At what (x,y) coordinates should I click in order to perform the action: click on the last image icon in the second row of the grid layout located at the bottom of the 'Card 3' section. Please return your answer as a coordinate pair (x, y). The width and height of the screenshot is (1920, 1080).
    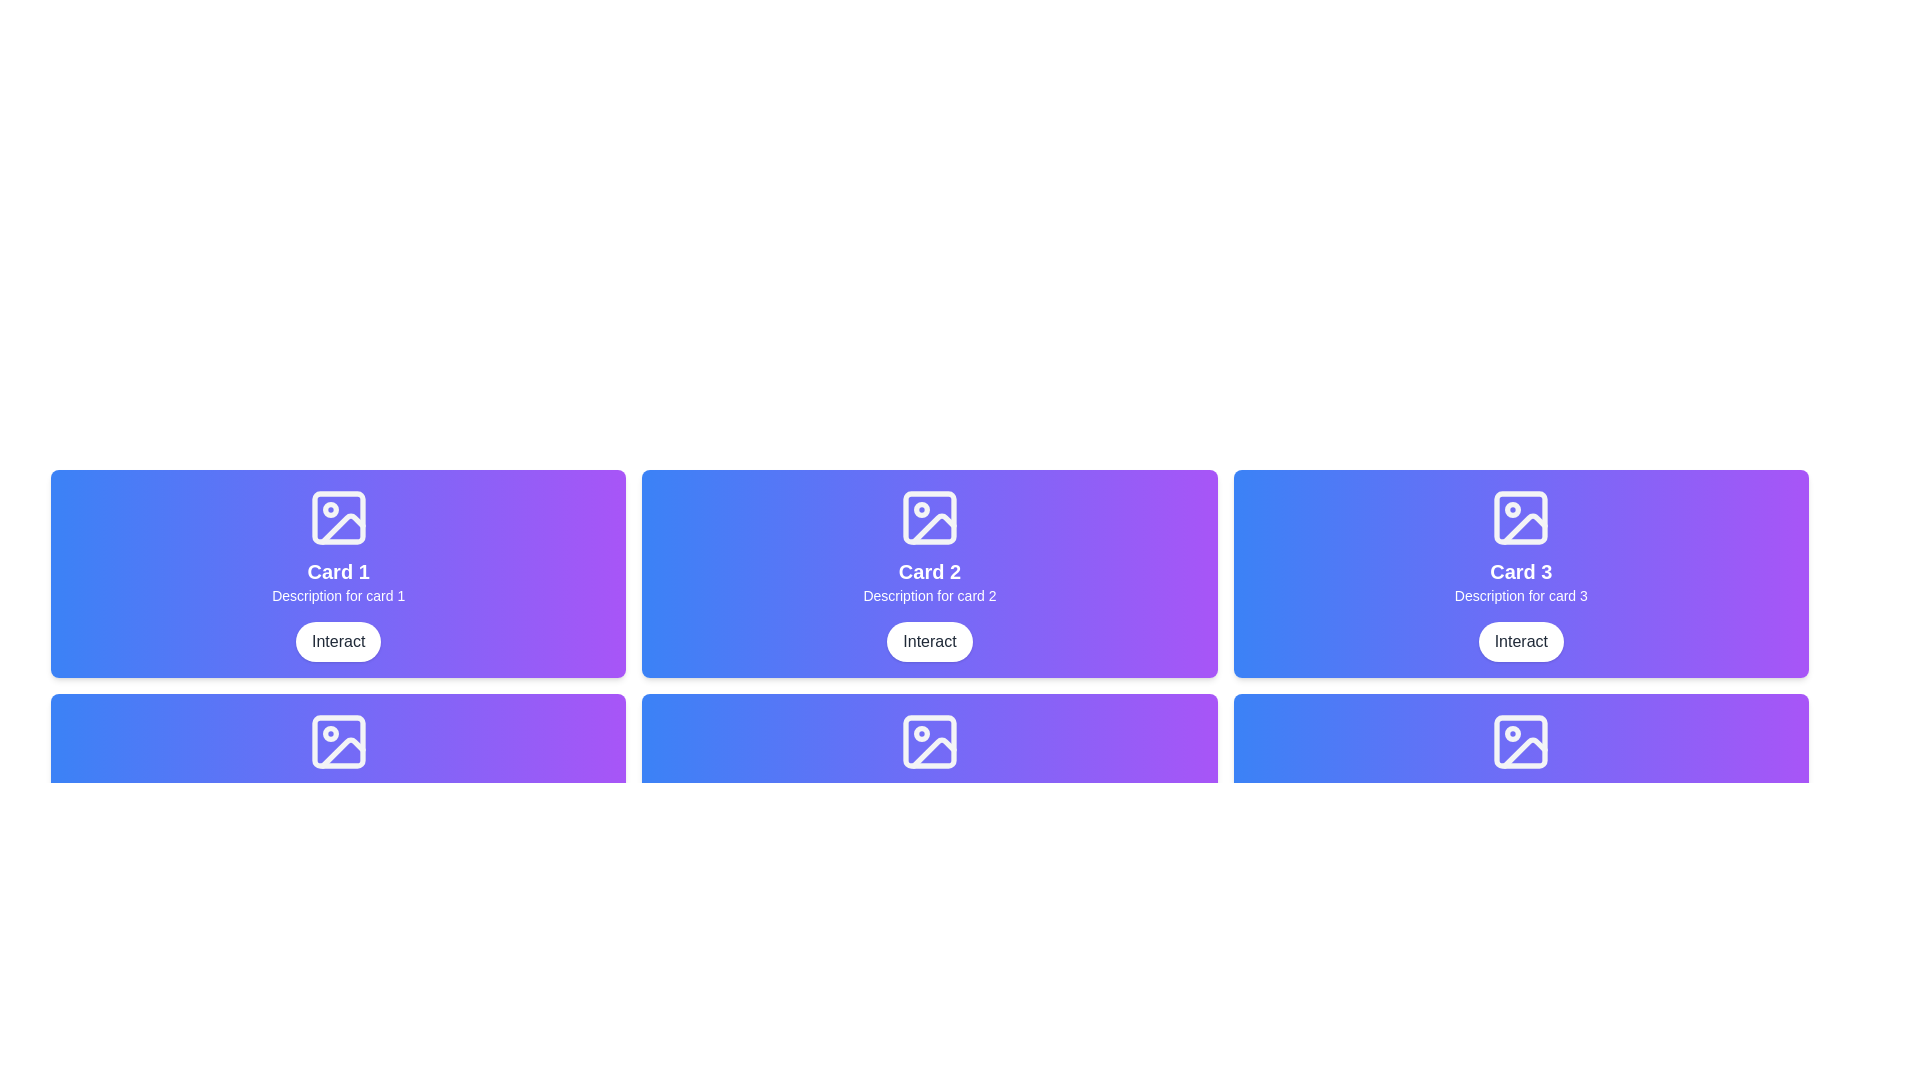
    Looking at the image, I should click on (1520, 741).